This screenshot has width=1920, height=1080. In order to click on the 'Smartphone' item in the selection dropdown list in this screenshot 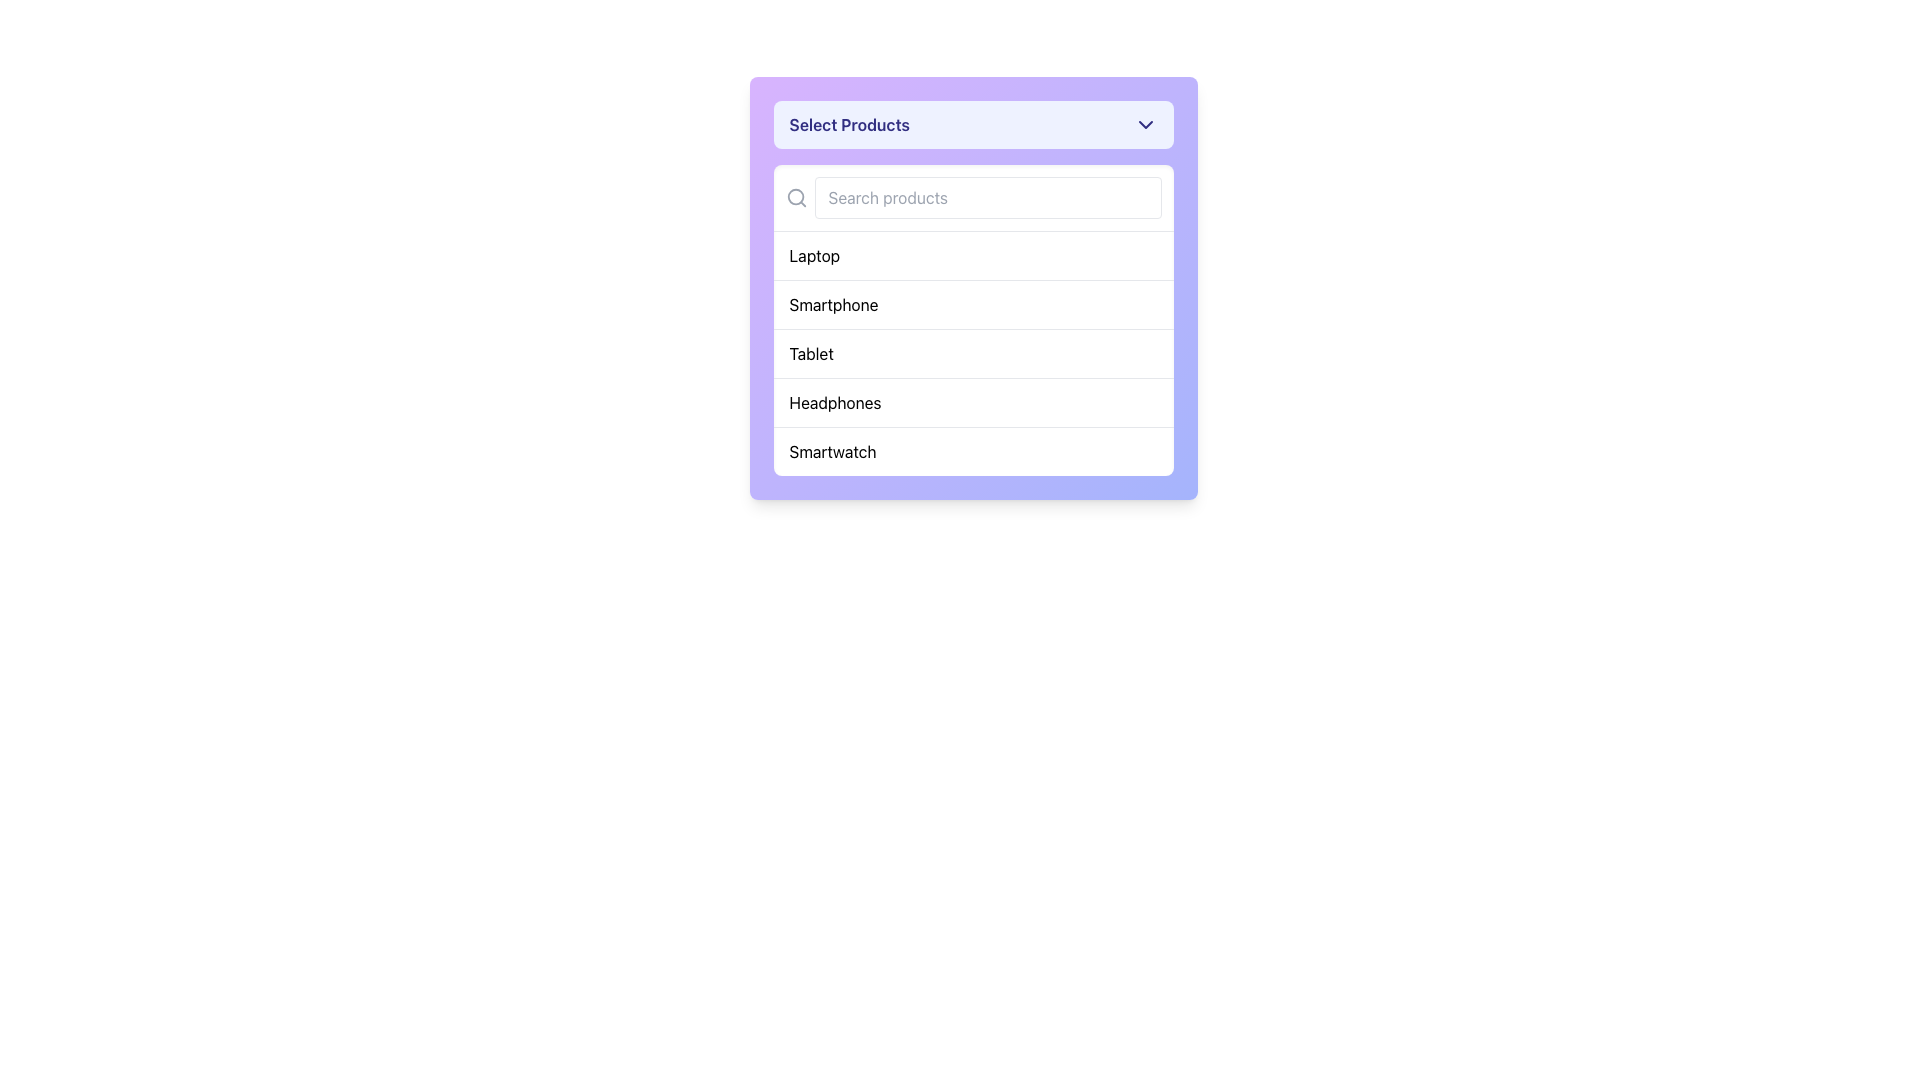, I will do `click(973, 288)`.